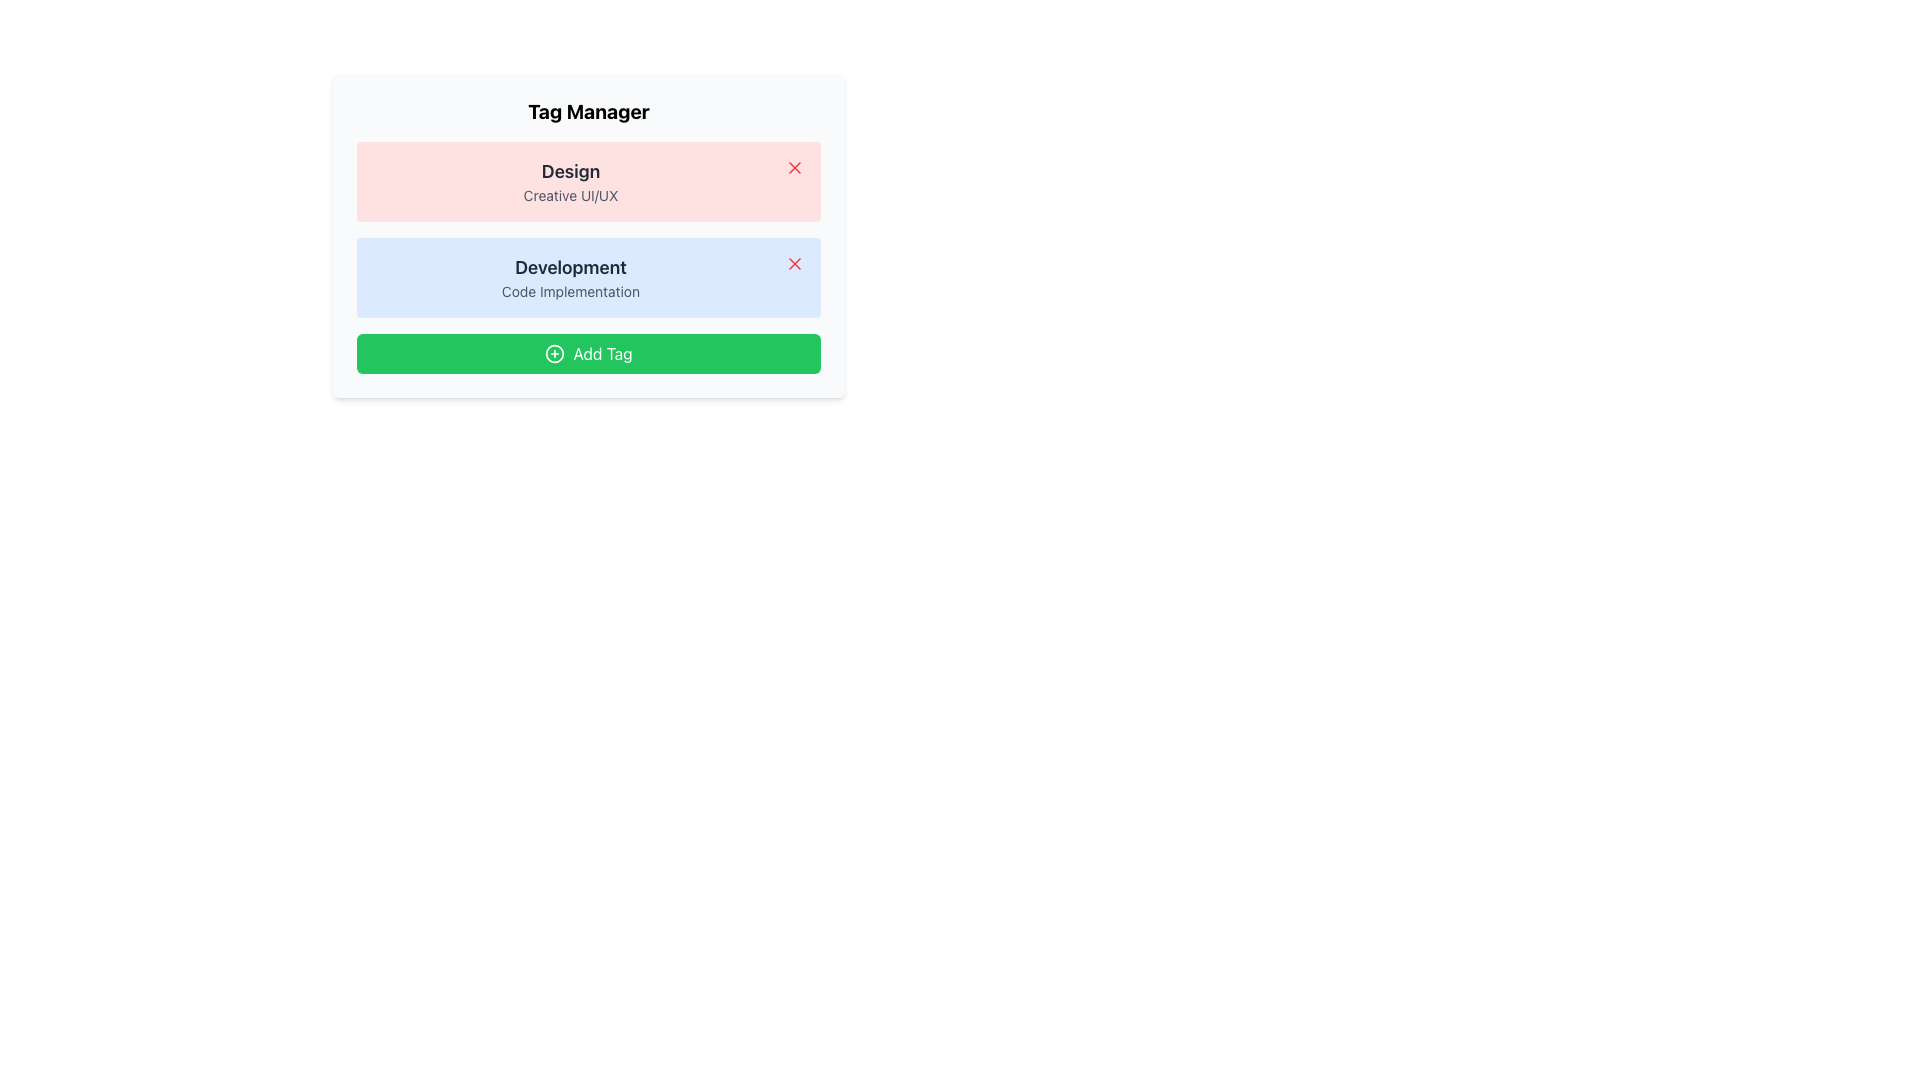  I want to click on the 'Development' tag item, so click(588, 277).